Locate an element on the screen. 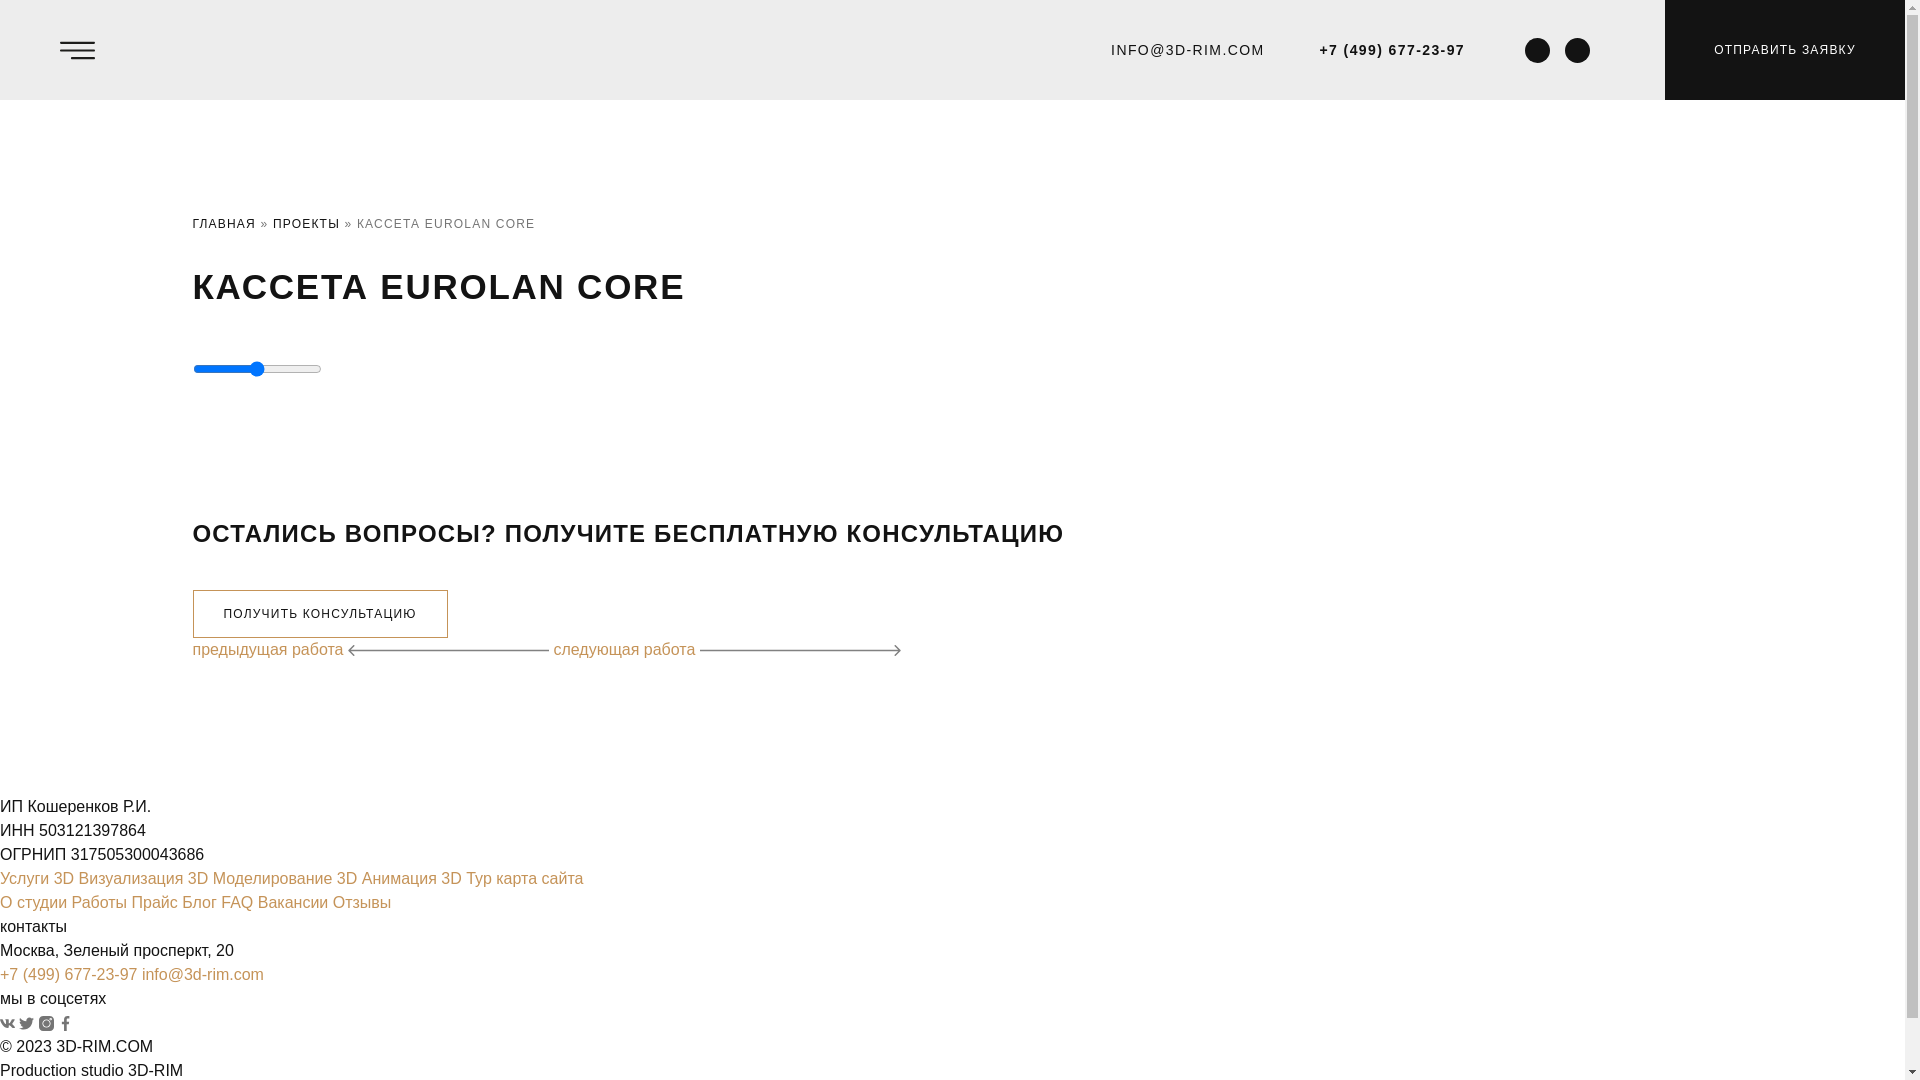  '+7 (499) 677-23-97' is located at coordinates (1320, 48).